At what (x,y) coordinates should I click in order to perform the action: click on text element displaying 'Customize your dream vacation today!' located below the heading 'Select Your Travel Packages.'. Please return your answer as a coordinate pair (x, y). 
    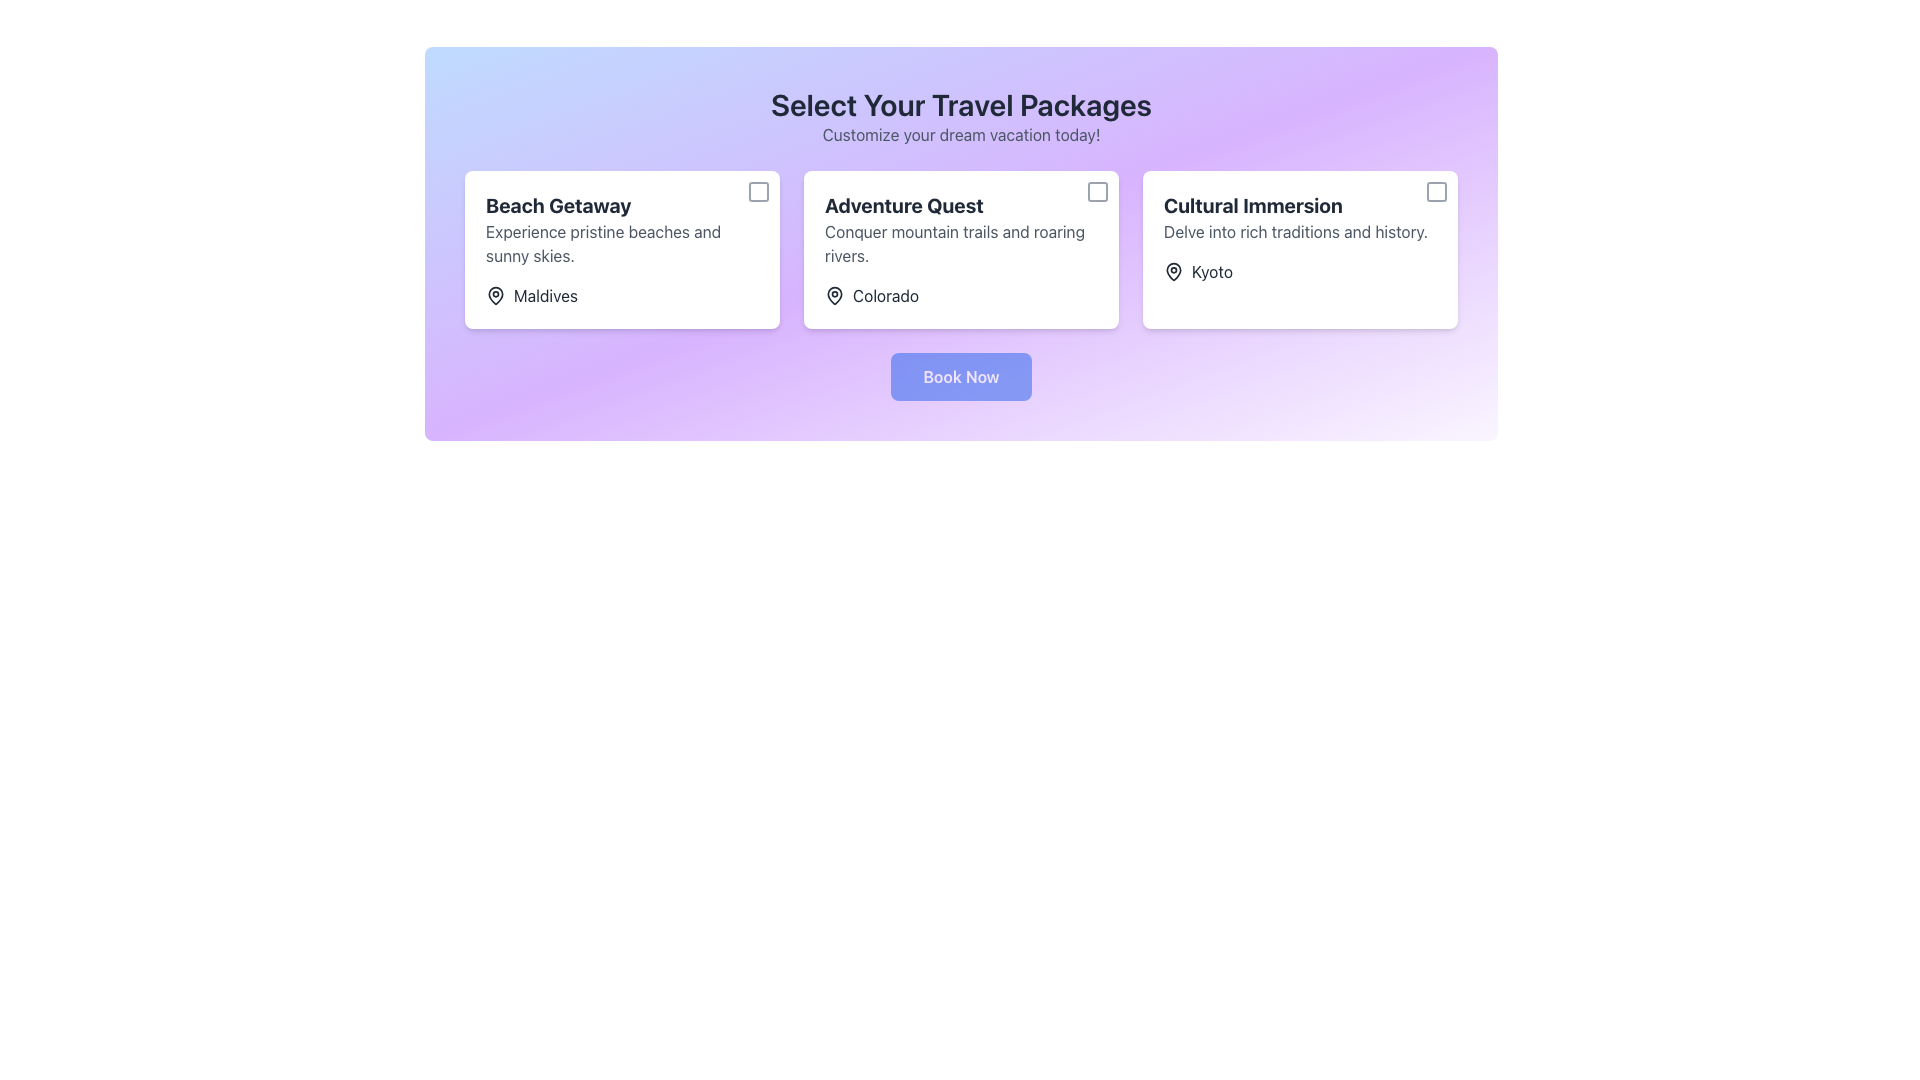
    Looking at the image, I should click on (961, 135).